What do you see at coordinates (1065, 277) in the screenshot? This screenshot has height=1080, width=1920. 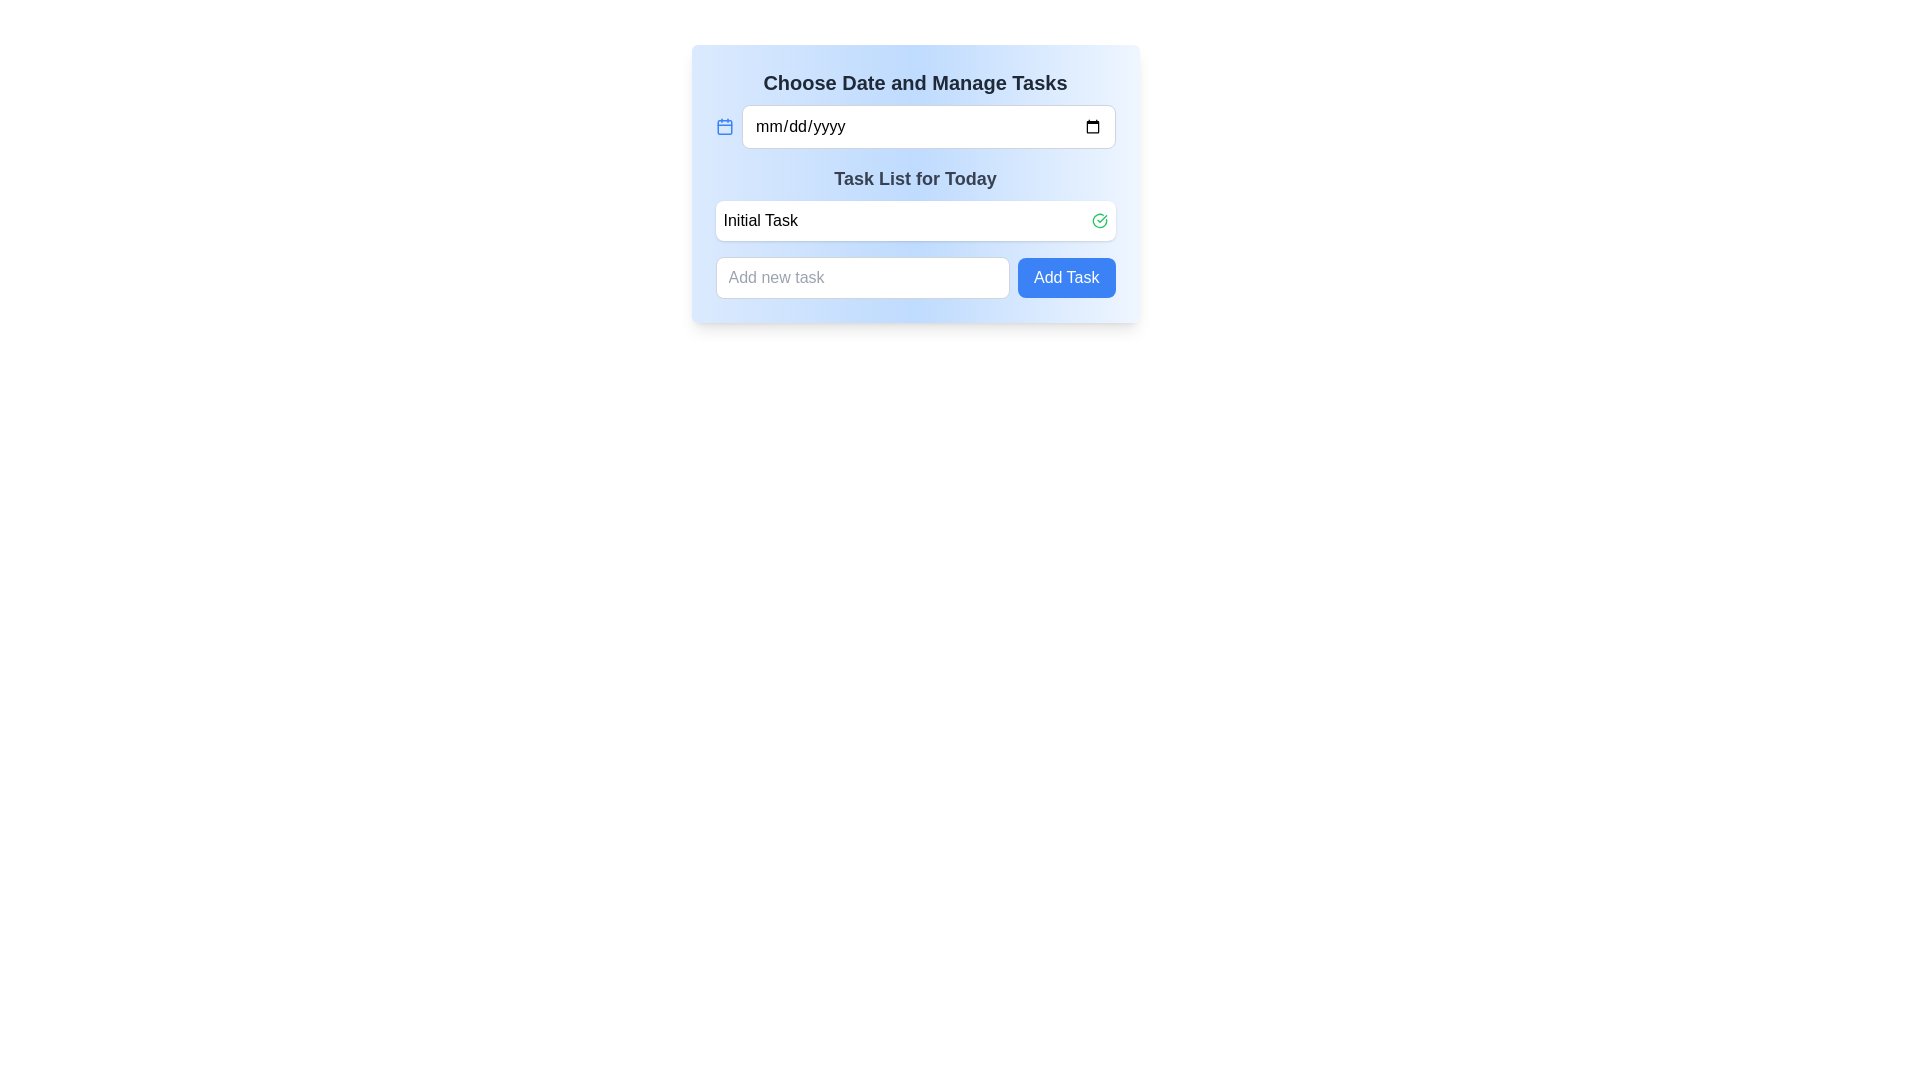 I see `the 'Add Task' button, which is a rectangular button with a blue background and white text, located to the immediate right of the task entry input field` at bounding box center [1065, 277].